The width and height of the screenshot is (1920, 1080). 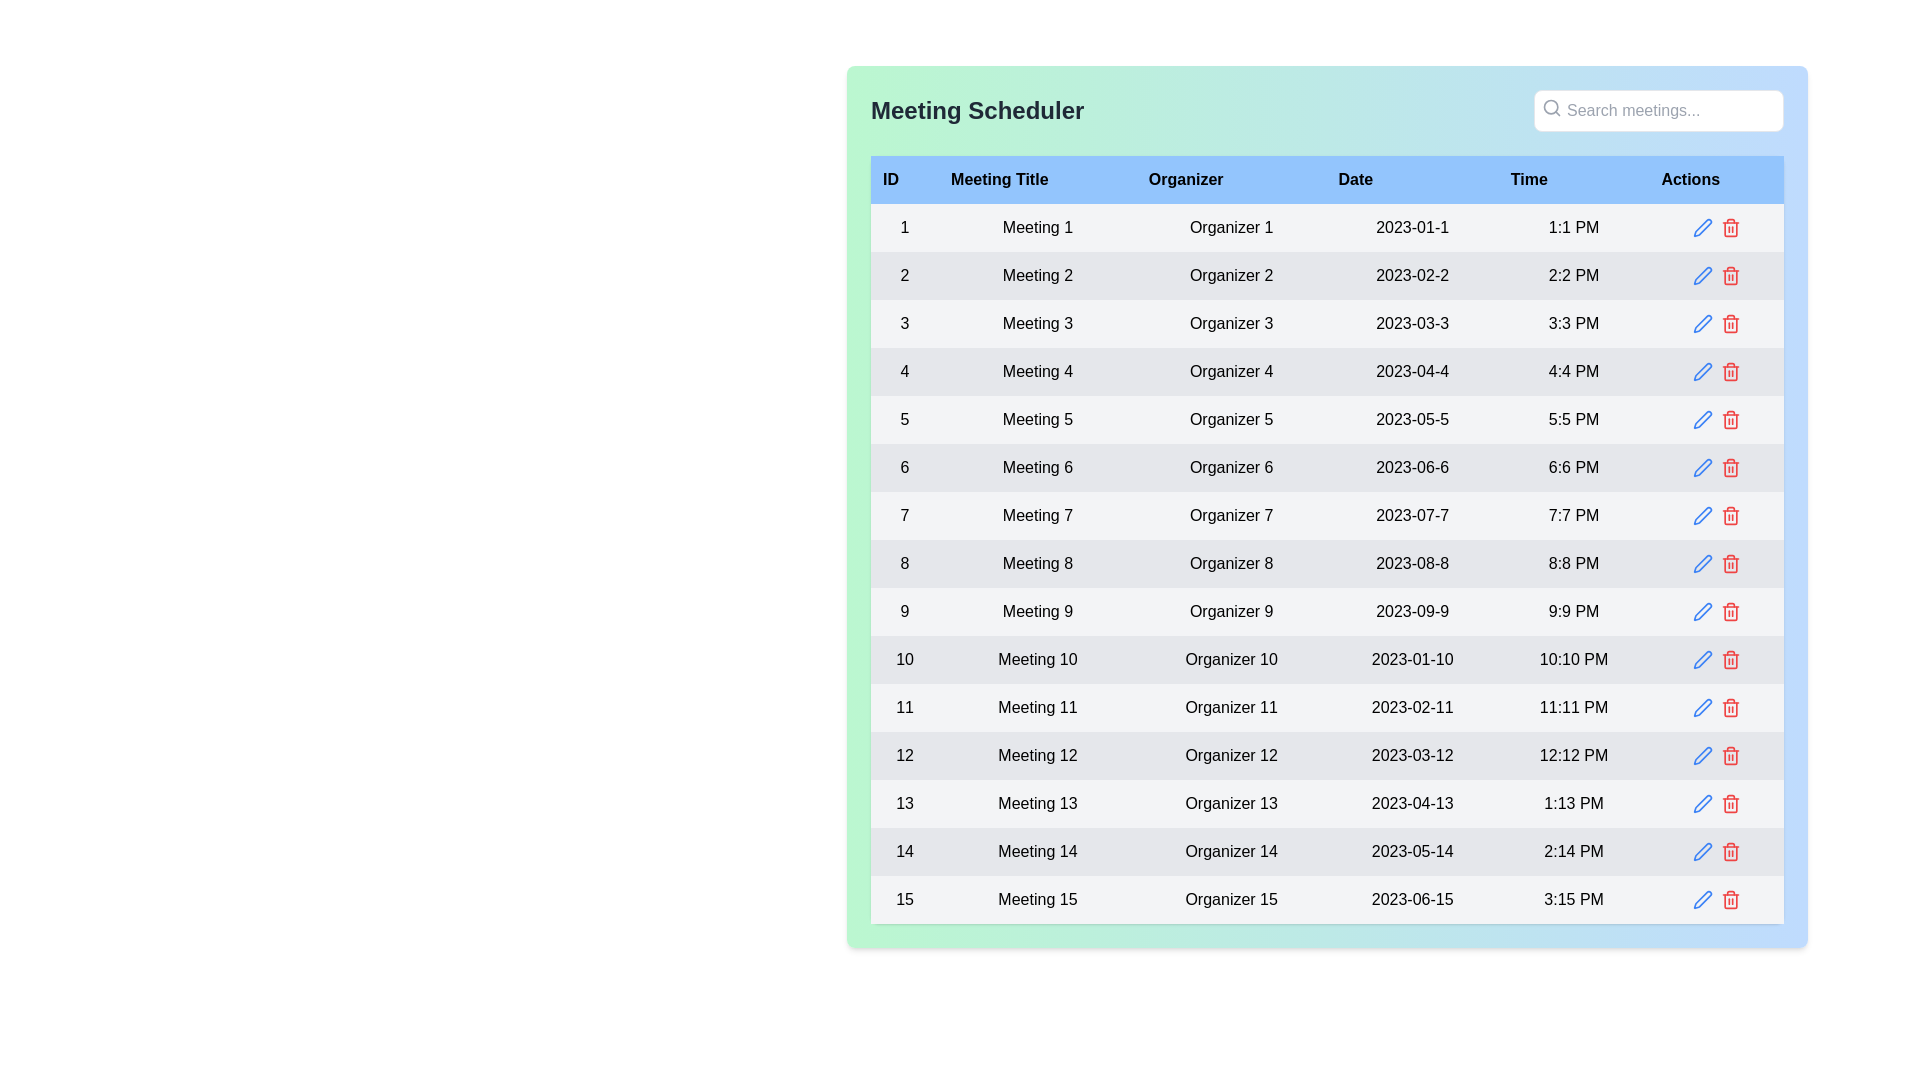 What do you see at coordinates (1715, 898) in the screenshot?
I see `the red trash can icon in the Actions column of the table for the 15th row` at bounding box center [1715, 898].